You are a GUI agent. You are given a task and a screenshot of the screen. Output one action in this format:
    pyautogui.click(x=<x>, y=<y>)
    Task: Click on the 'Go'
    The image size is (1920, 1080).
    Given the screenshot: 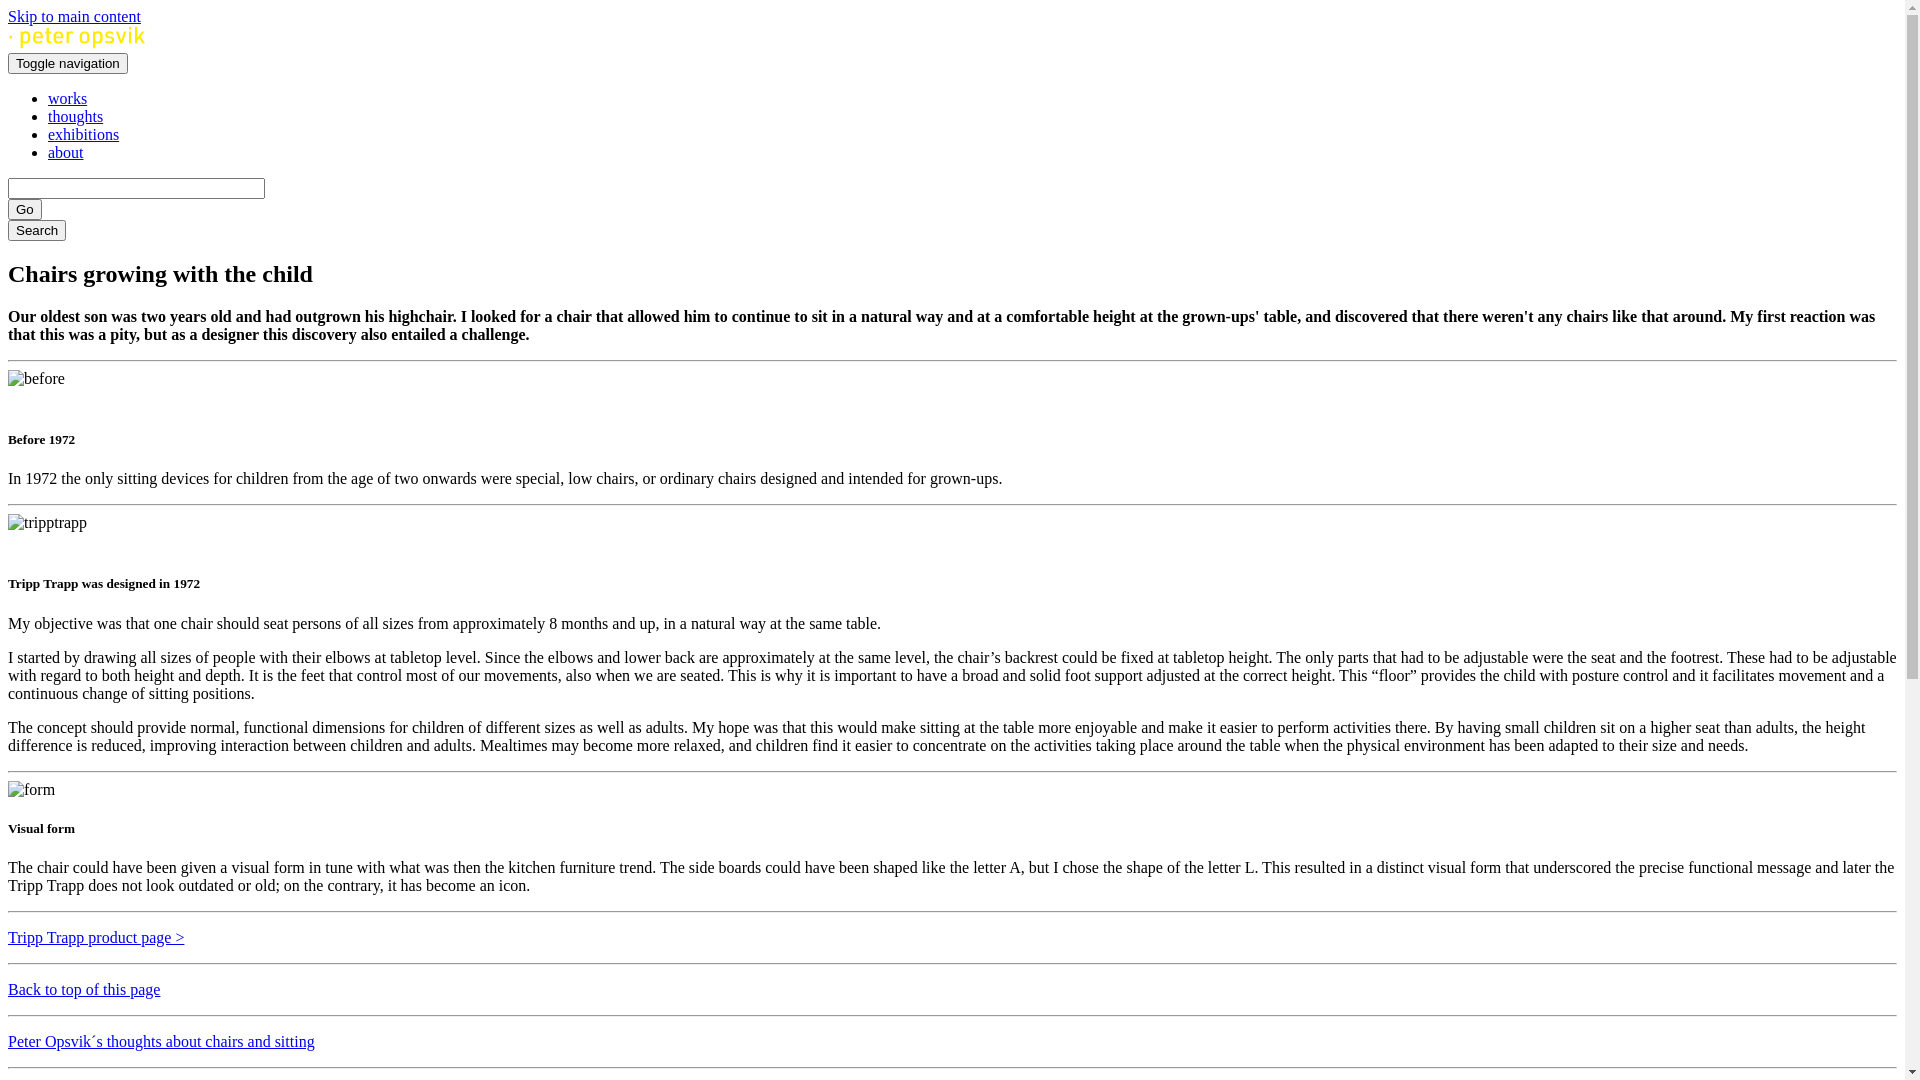 What is the action you would take?
    pyautogui.click(x=8, y=209)
    